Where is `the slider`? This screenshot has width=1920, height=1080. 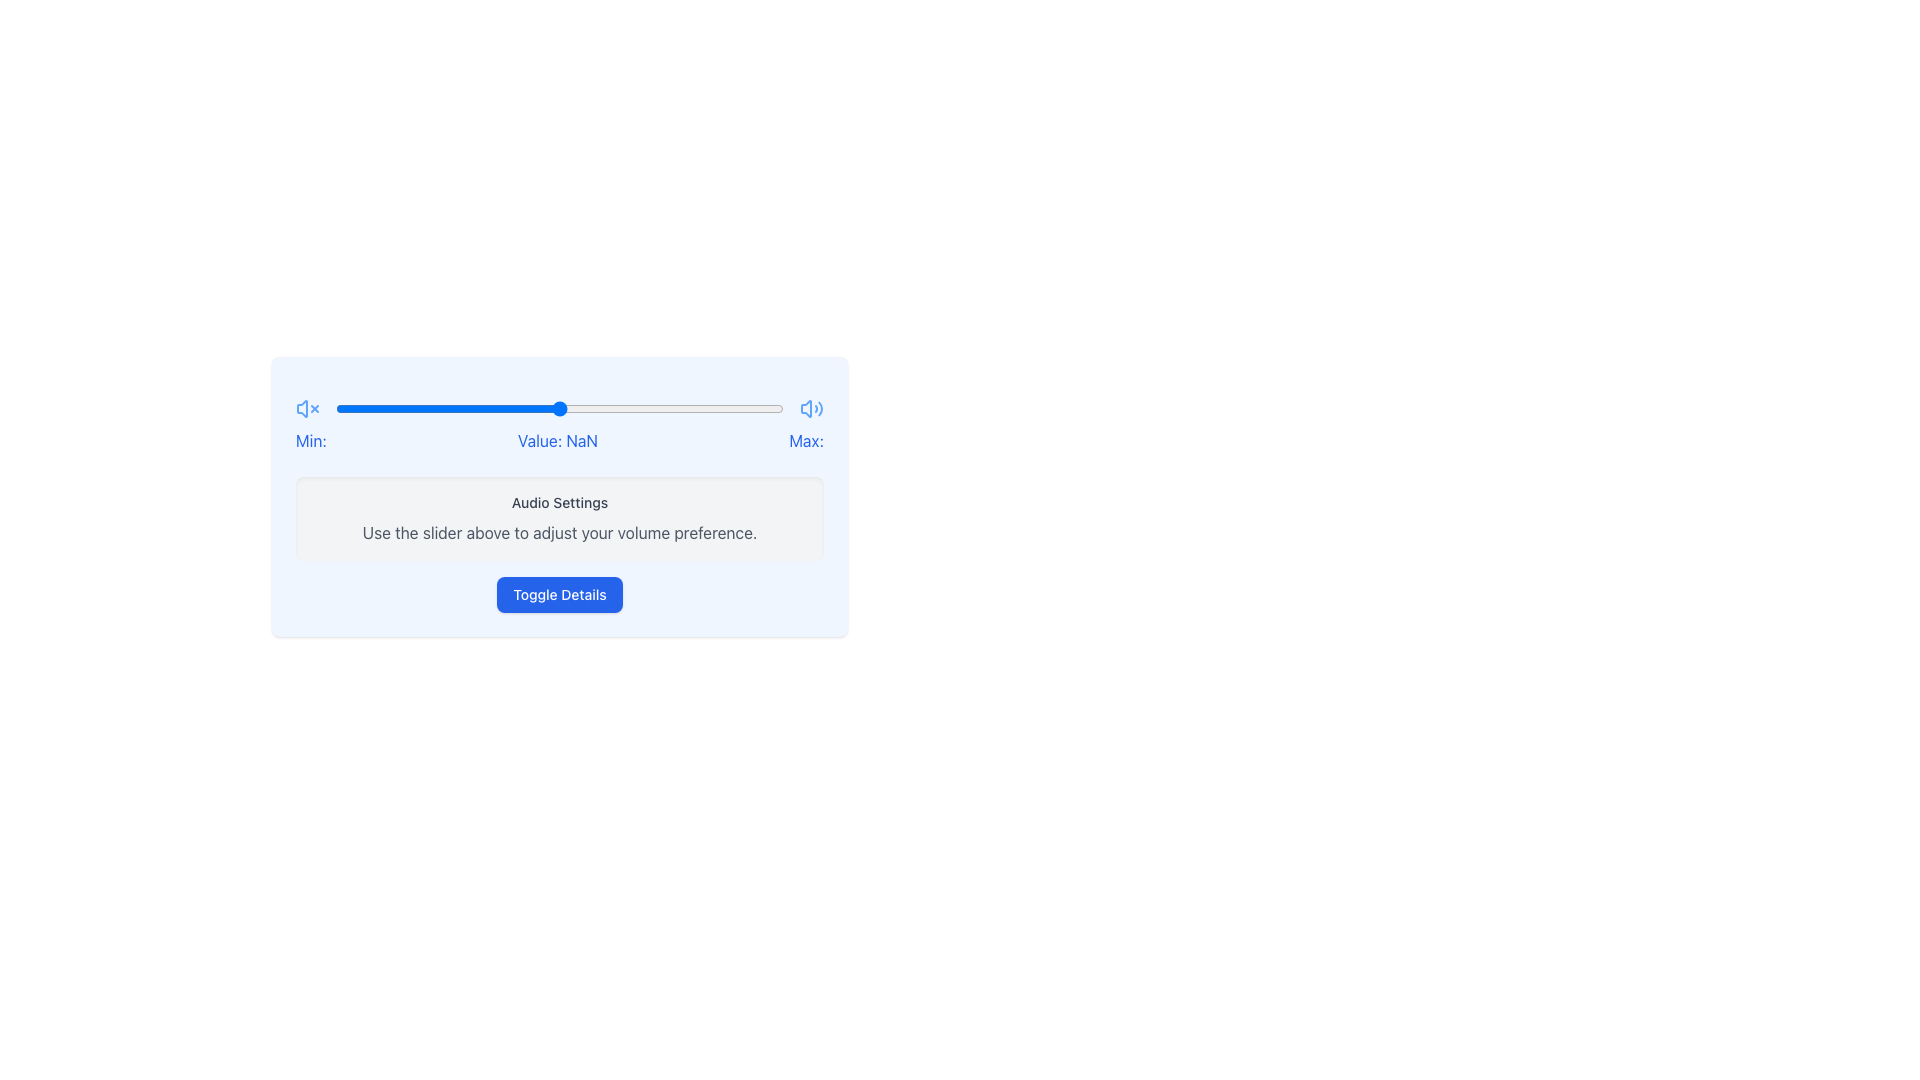
the slider is located at coordinates (724, 407).